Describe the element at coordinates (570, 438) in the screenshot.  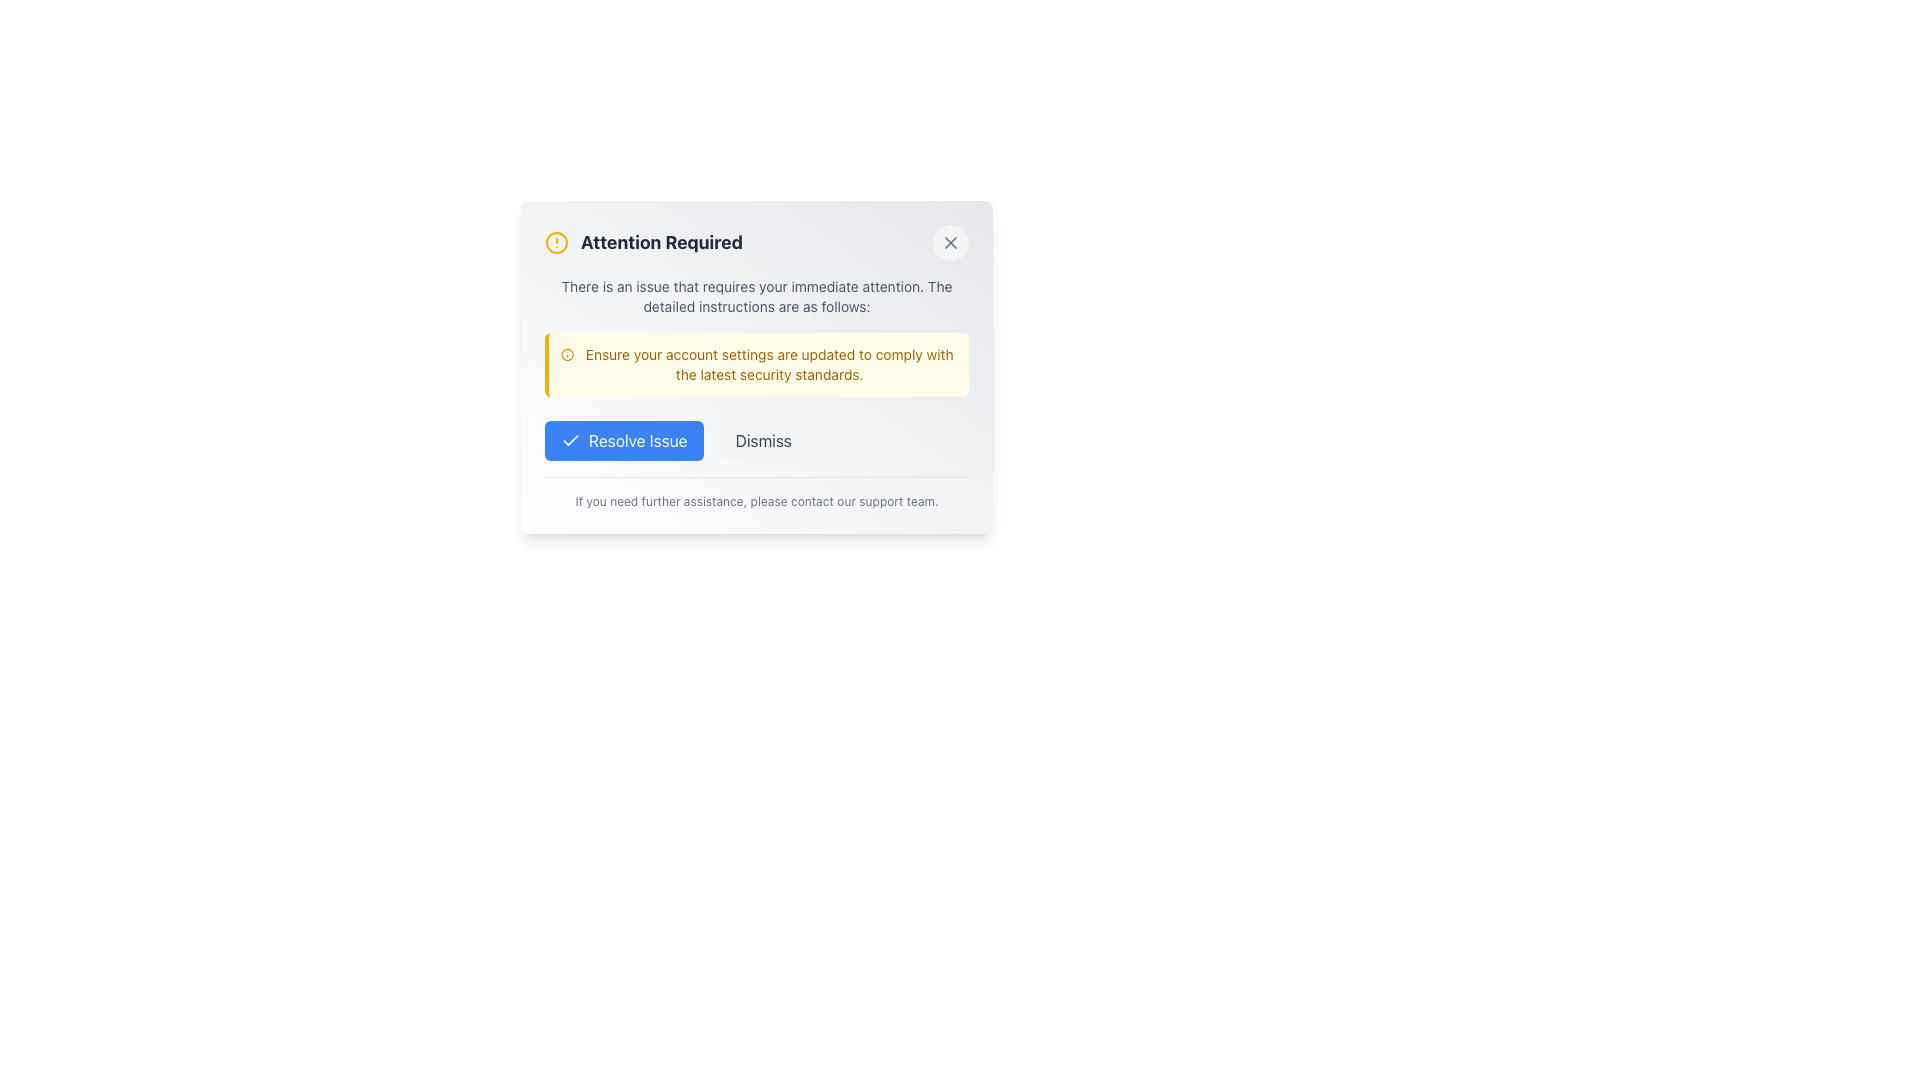
I see `the checkmark icon within the 'Resolve Issue' button in the modal window to trigger the tooltip` at that location.